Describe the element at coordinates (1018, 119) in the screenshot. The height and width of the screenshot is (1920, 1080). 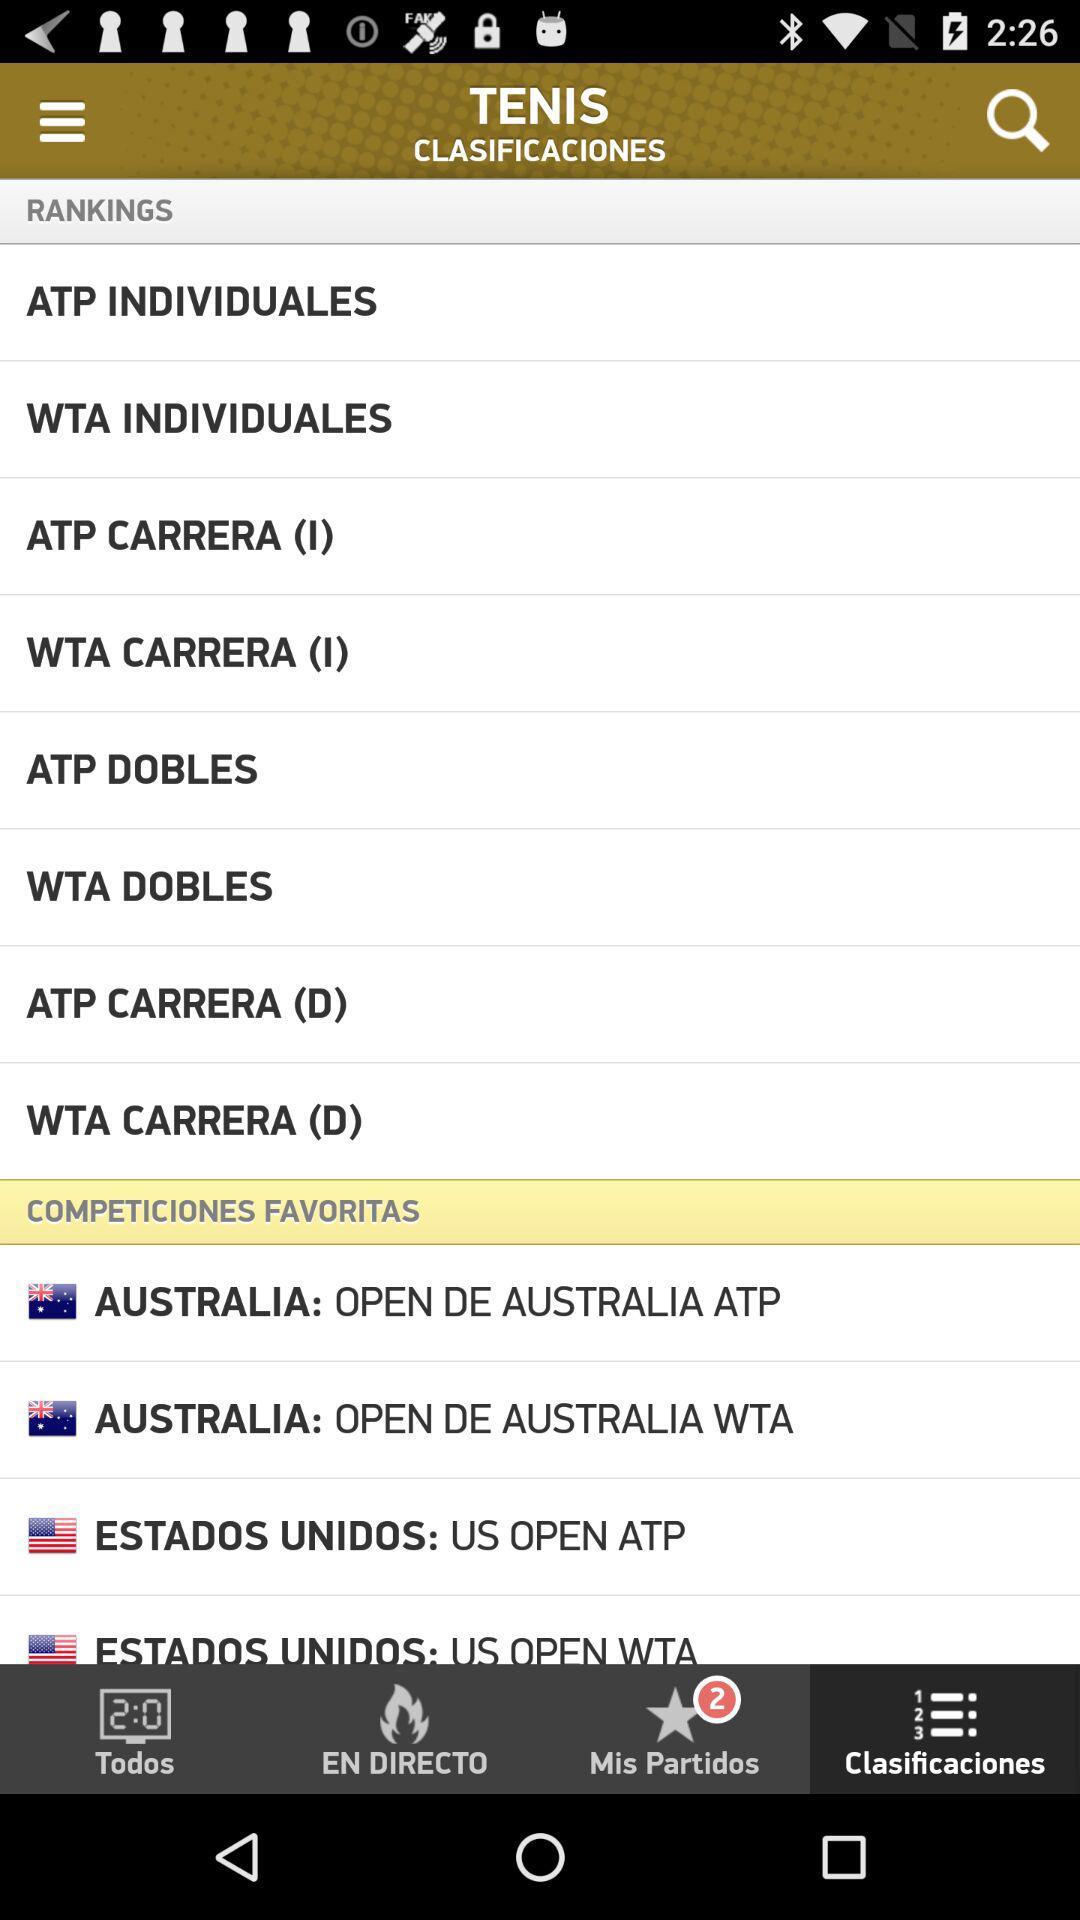
I see `the item next to clasificaciones` at that location.